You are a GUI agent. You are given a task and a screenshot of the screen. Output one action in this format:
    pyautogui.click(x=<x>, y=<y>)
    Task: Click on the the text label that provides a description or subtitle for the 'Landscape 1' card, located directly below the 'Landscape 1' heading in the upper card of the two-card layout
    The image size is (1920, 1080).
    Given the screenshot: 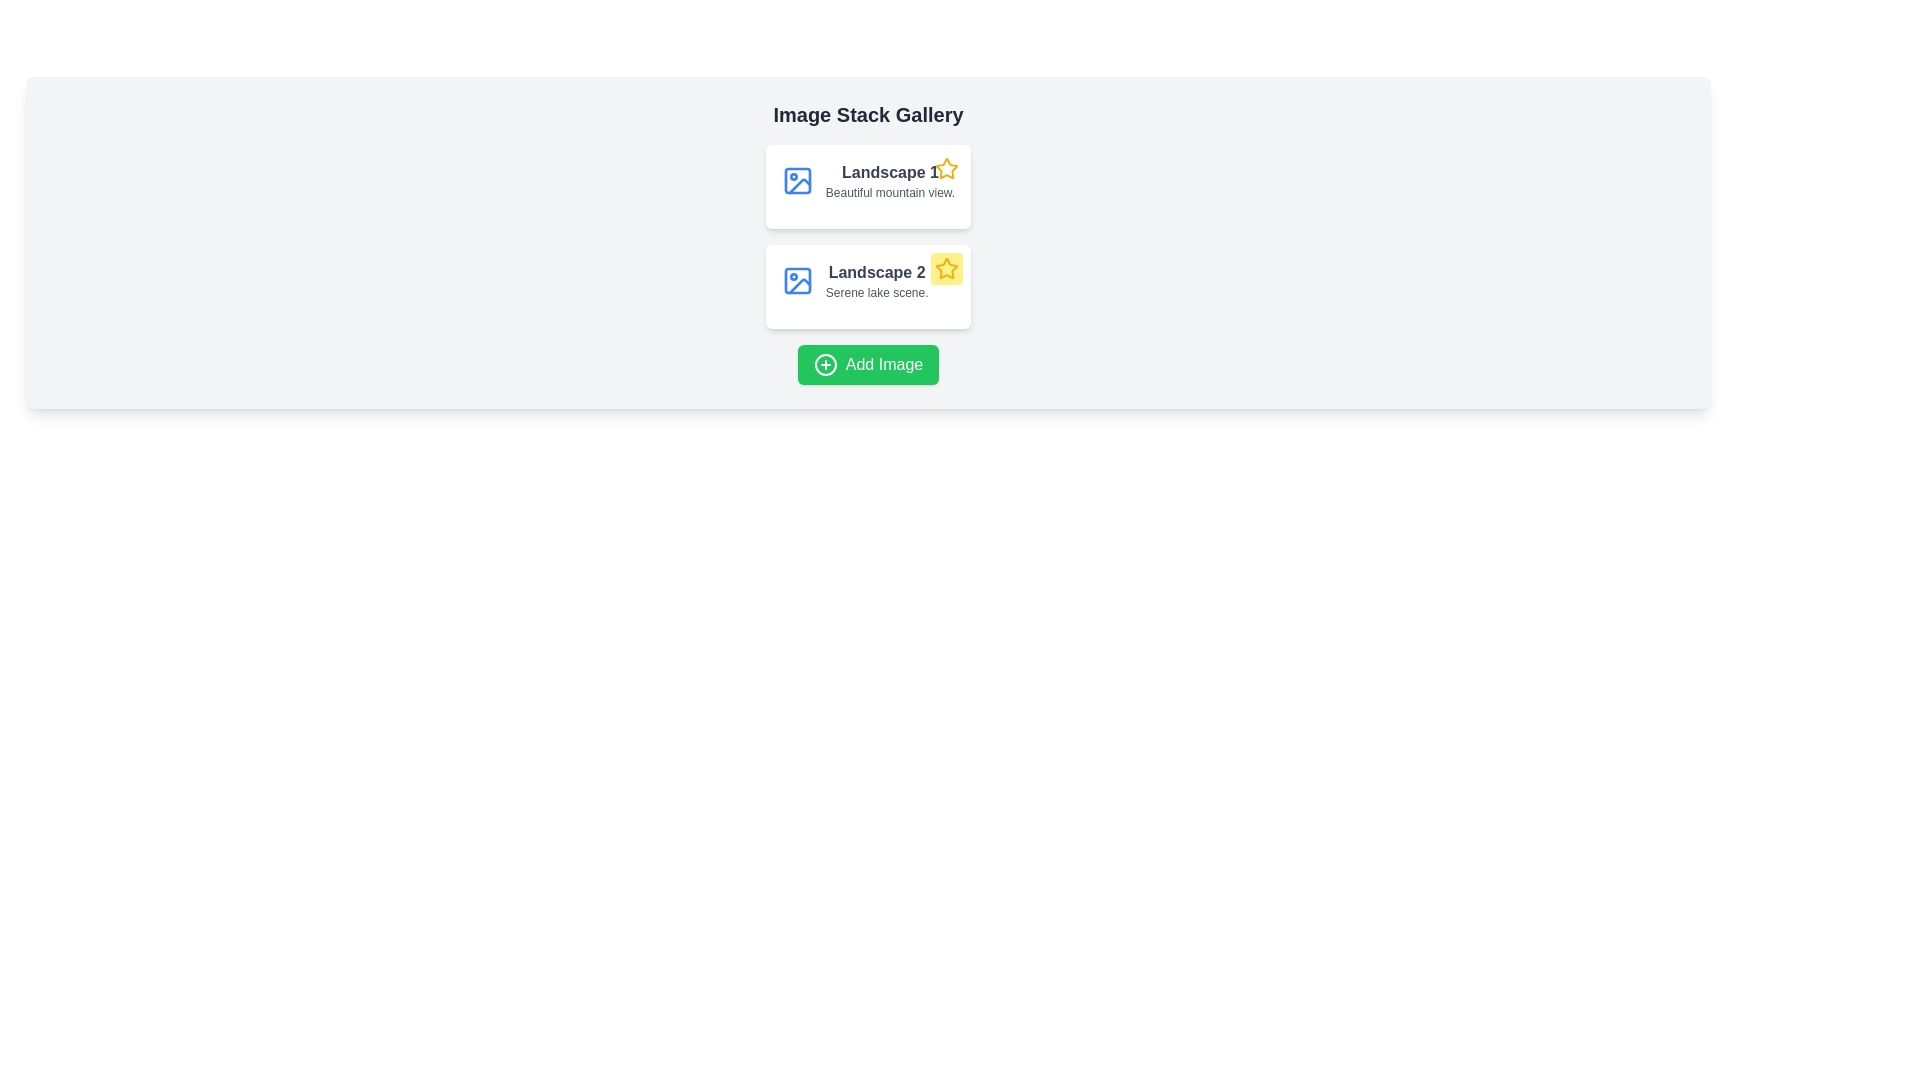 What is the action you would take?
    pyautogui.click(x=889, y=192)
    